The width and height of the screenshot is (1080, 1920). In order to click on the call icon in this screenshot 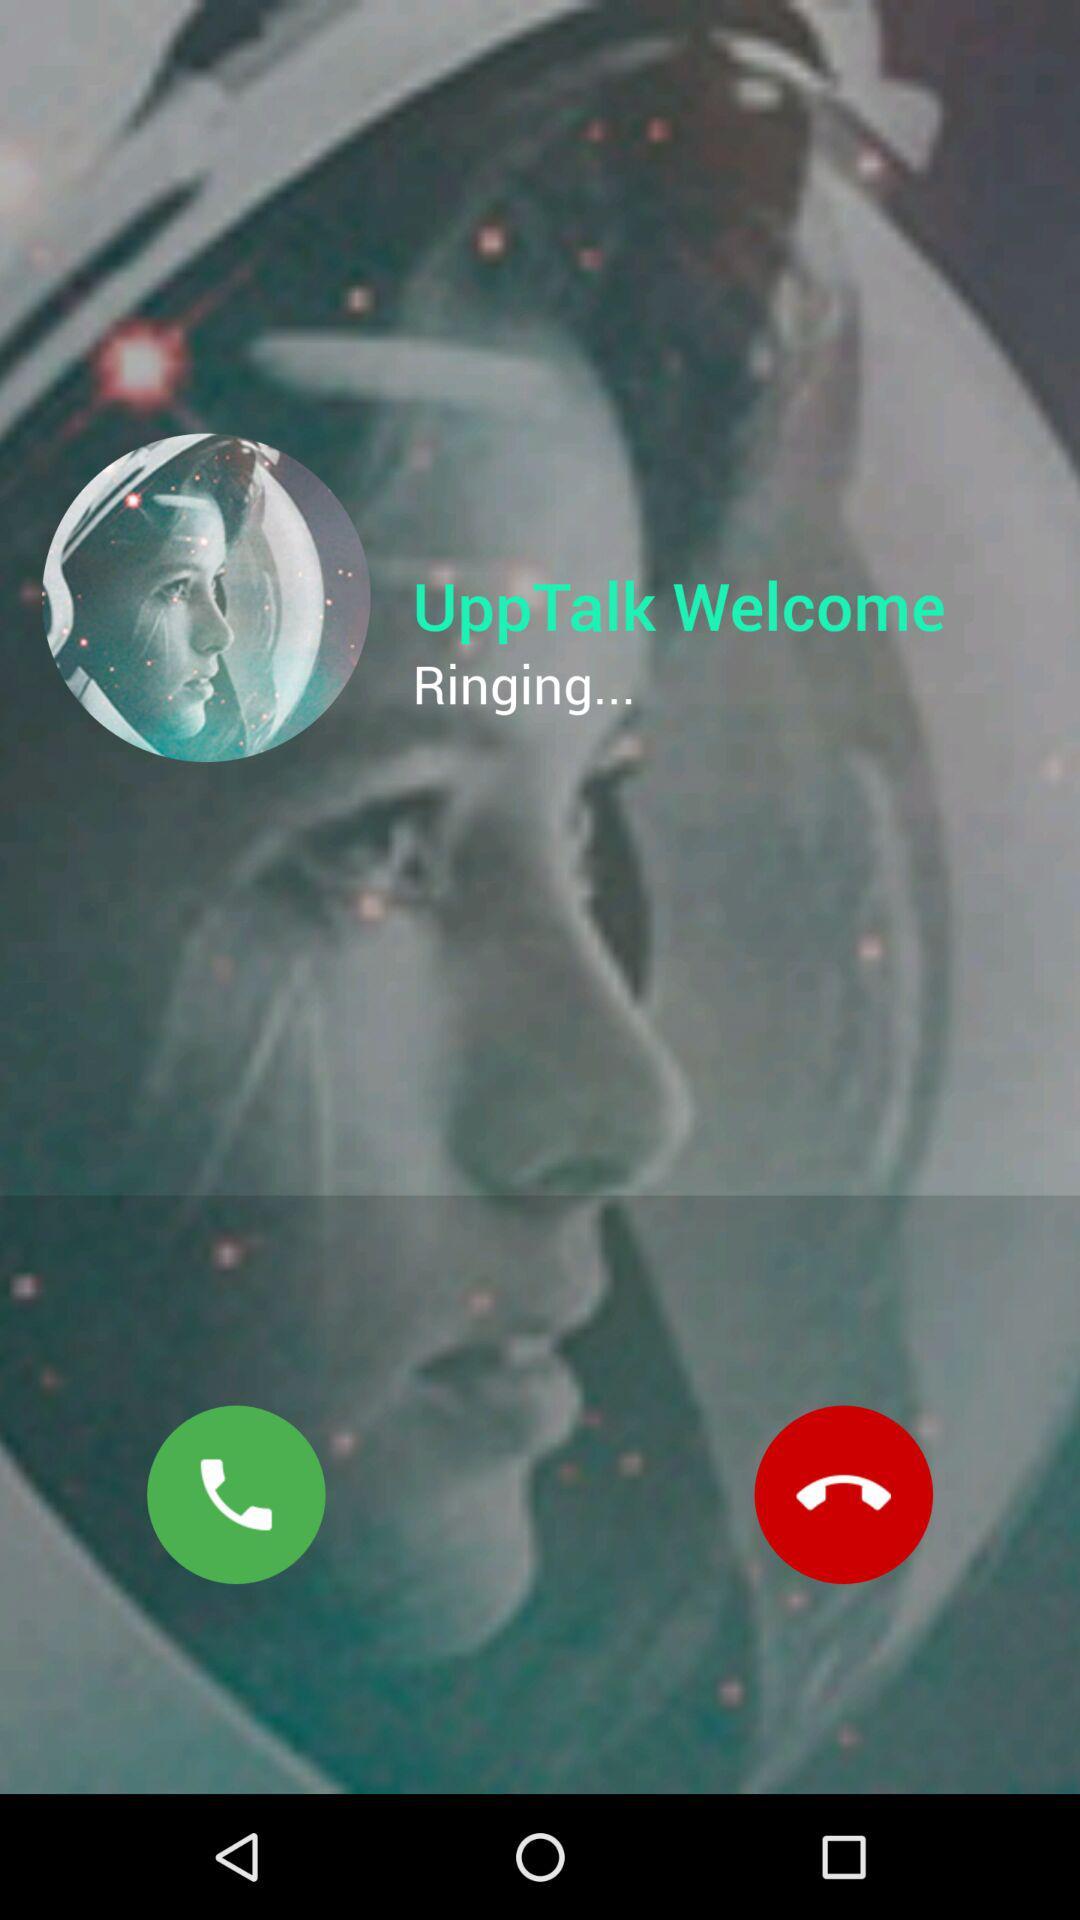, I will do `click(235, 1494)`.